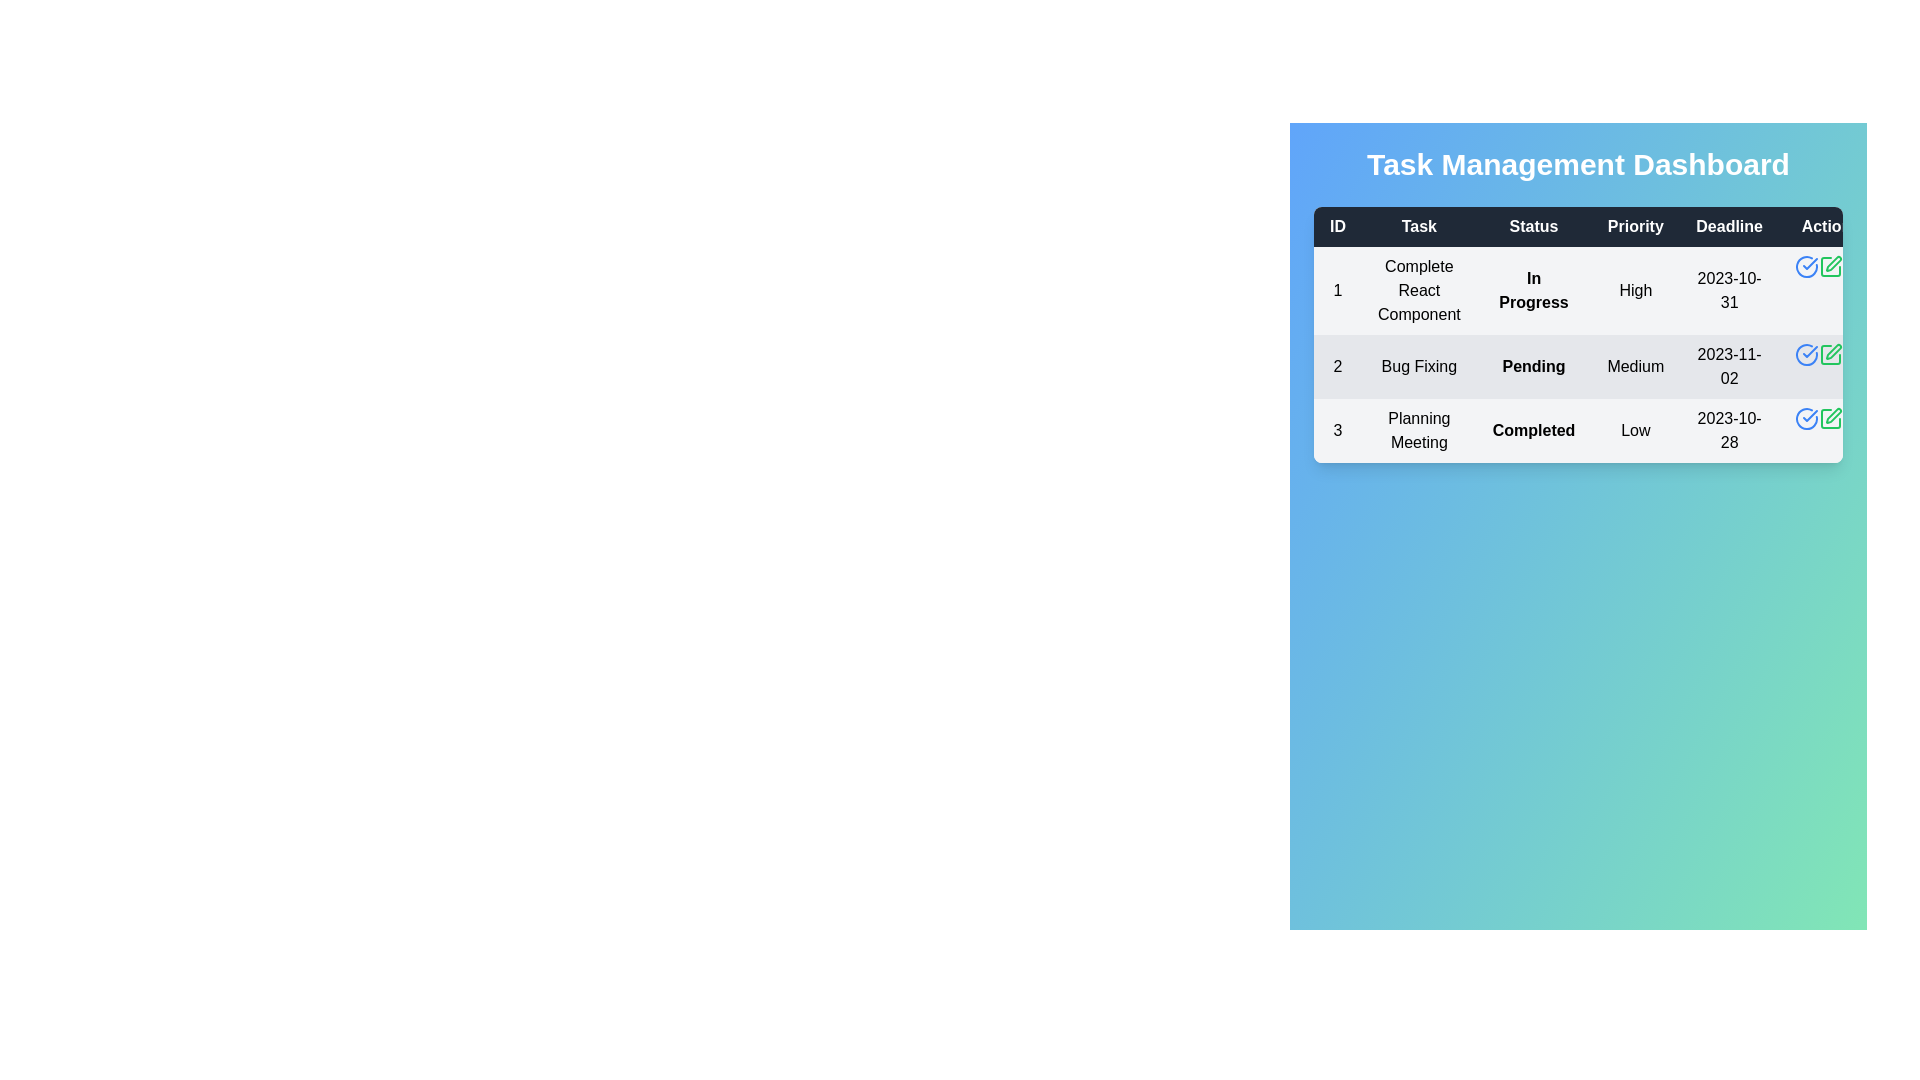 The height and width of the screenshot is (1080, 1920). What do you see at coordinates (1852, 418) in the screenshot?
I see `the delete button for task 3` at bounding box center [1852, 418].